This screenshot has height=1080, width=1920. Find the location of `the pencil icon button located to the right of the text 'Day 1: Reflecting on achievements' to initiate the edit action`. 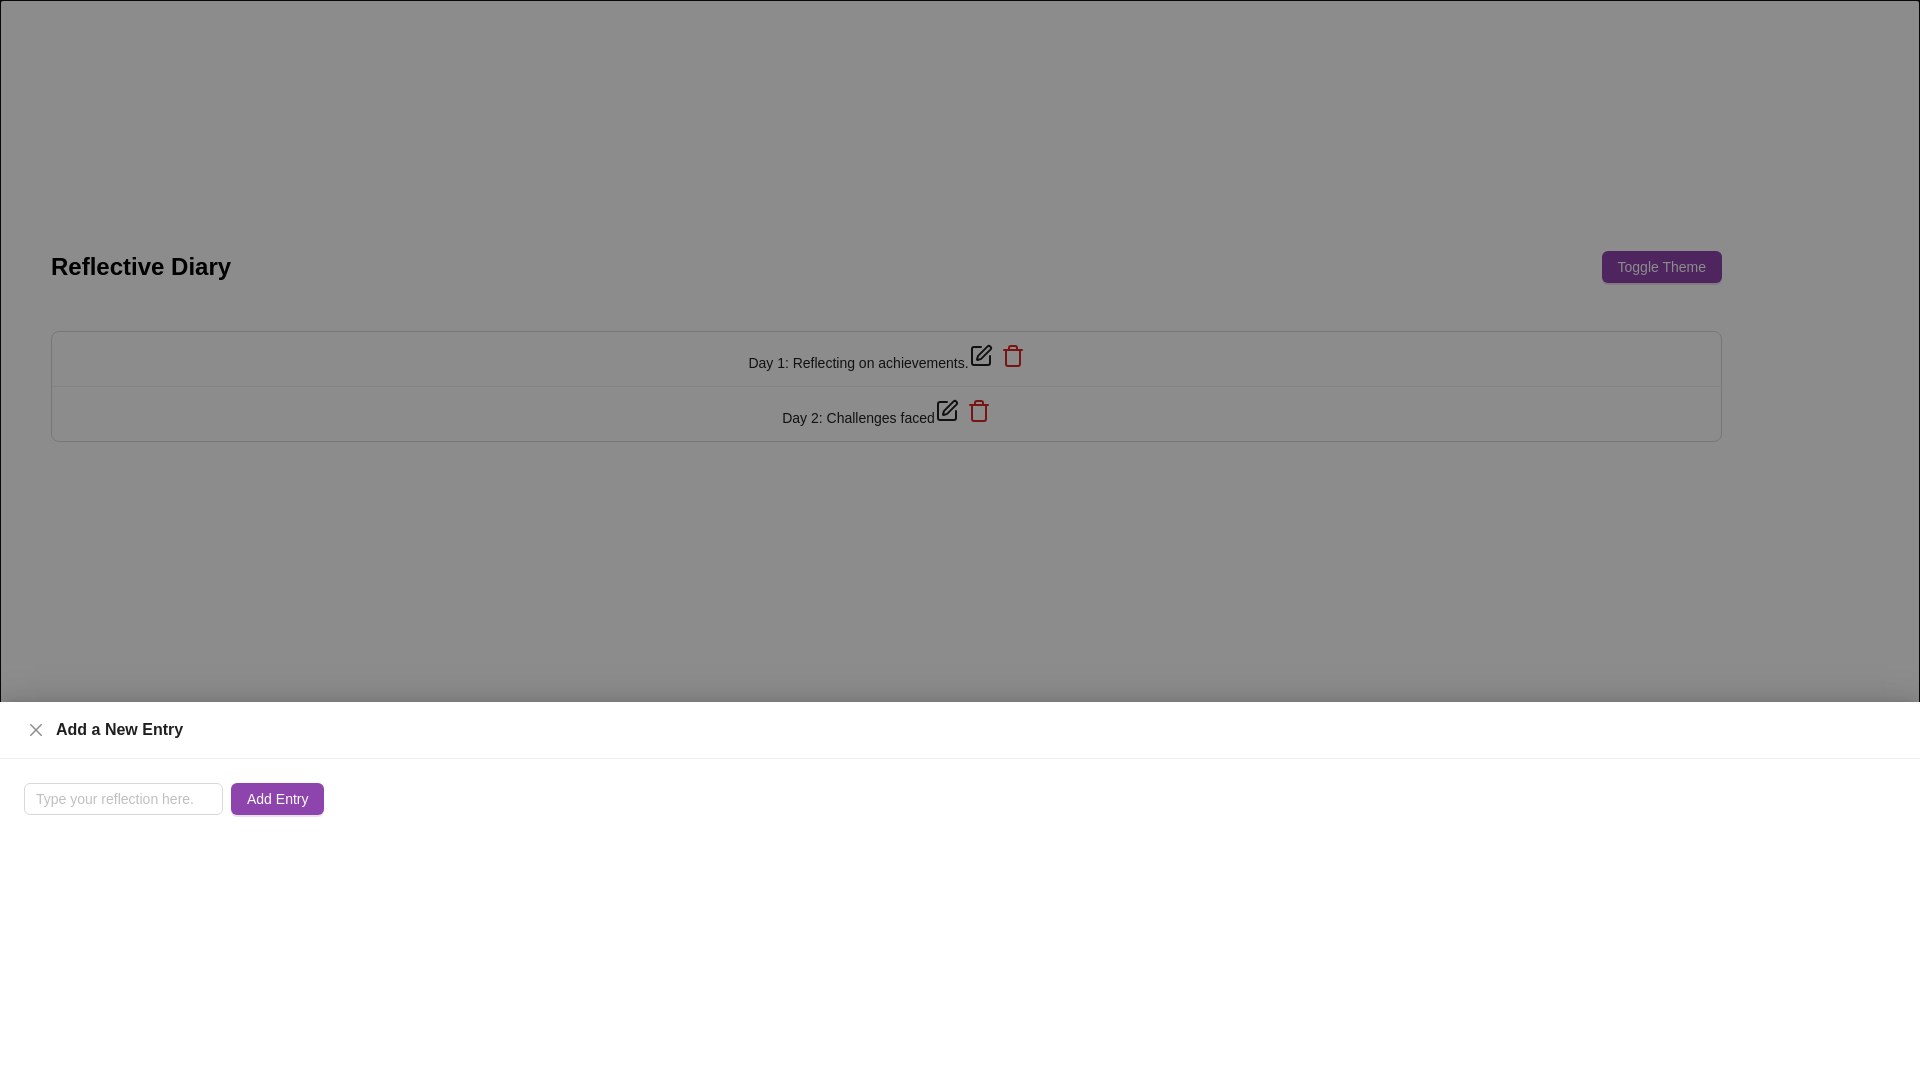

the pencil icon button located to the right of the text 'Day 1: Reflecting on achievements' to initiate the edit action is located at coordinates (980, 354).